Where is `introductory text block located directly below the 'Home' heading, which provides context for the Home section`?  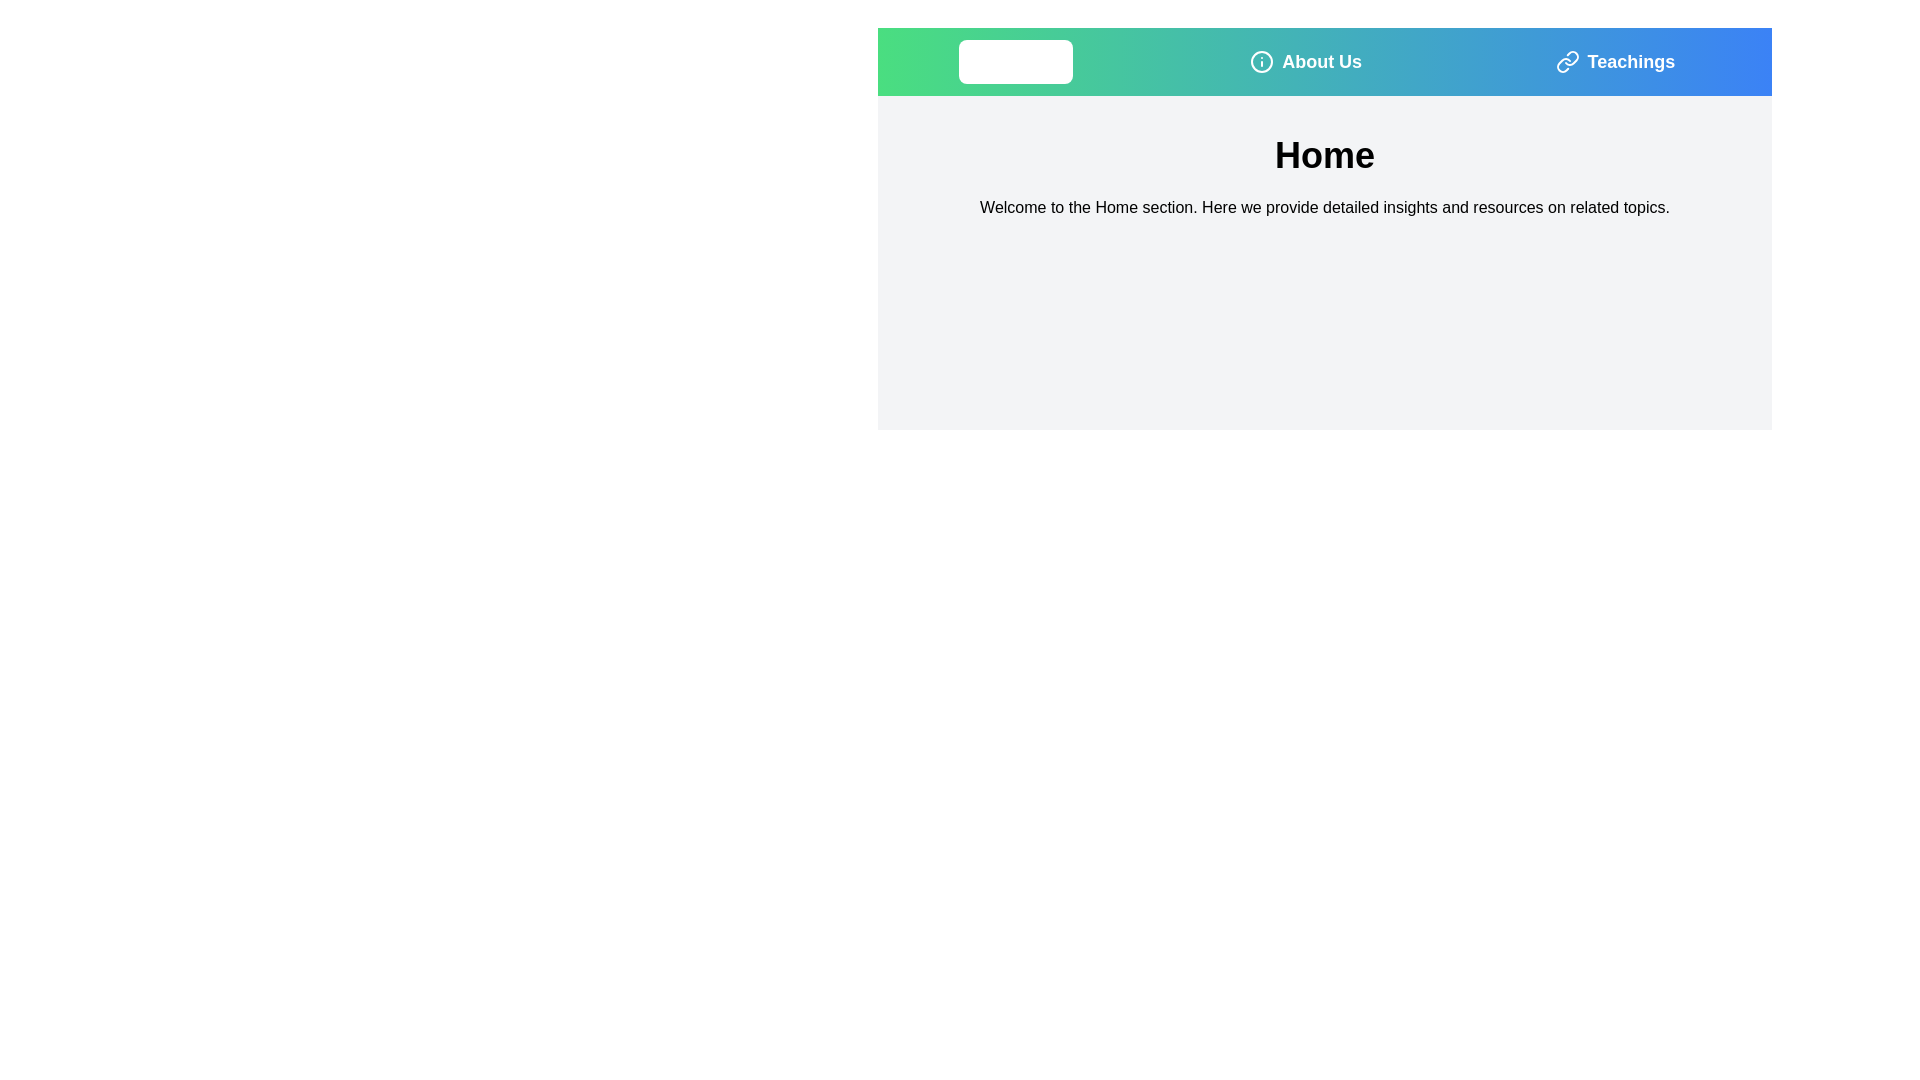
introductory text block located directly below the 'Home' heading, which provides context for the Home section is located at coordinates (1324, 208).